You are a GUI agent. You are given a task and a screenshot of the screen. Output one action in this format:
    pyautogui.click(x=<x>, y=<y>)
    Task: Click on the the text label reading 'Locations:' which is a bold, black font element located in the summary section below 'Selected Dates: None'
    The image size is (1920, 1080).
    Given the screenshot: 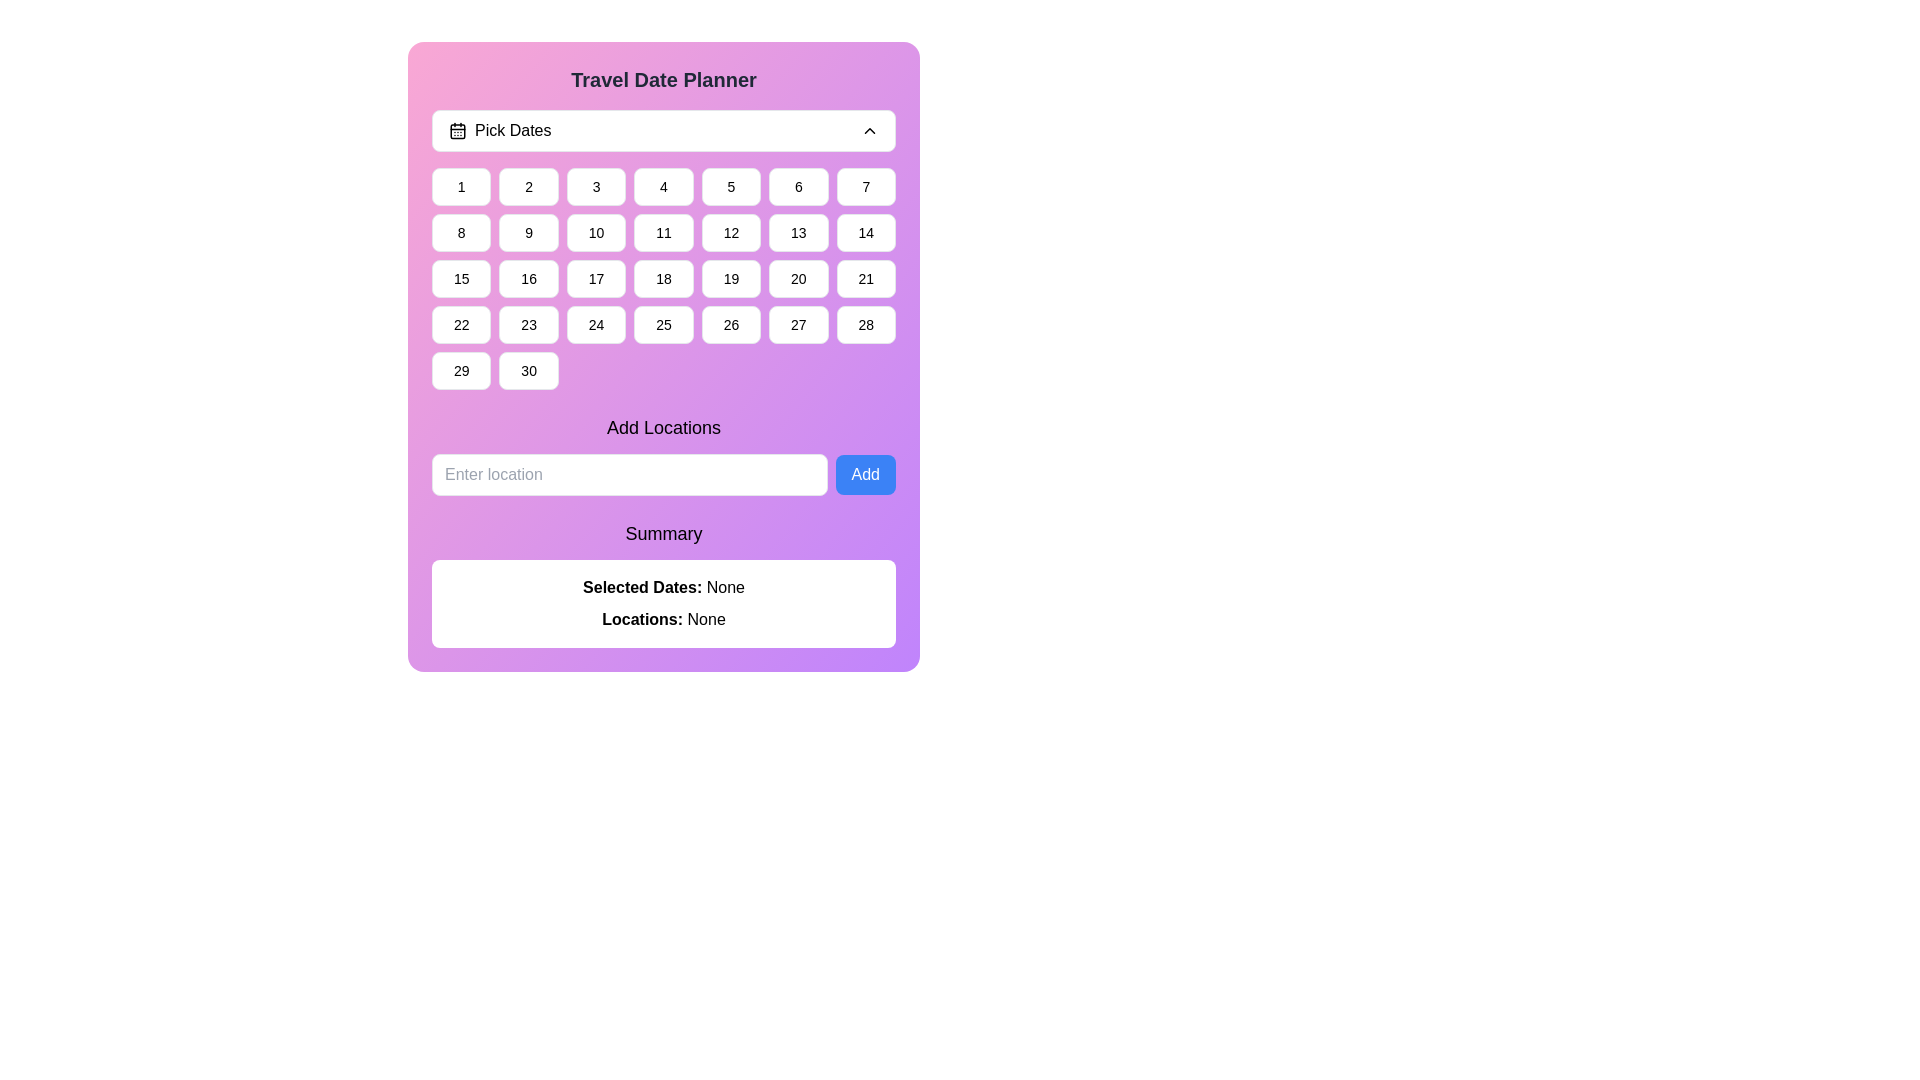 What is the action you would take?
    pyautogui.click(x=644, y=618)
    